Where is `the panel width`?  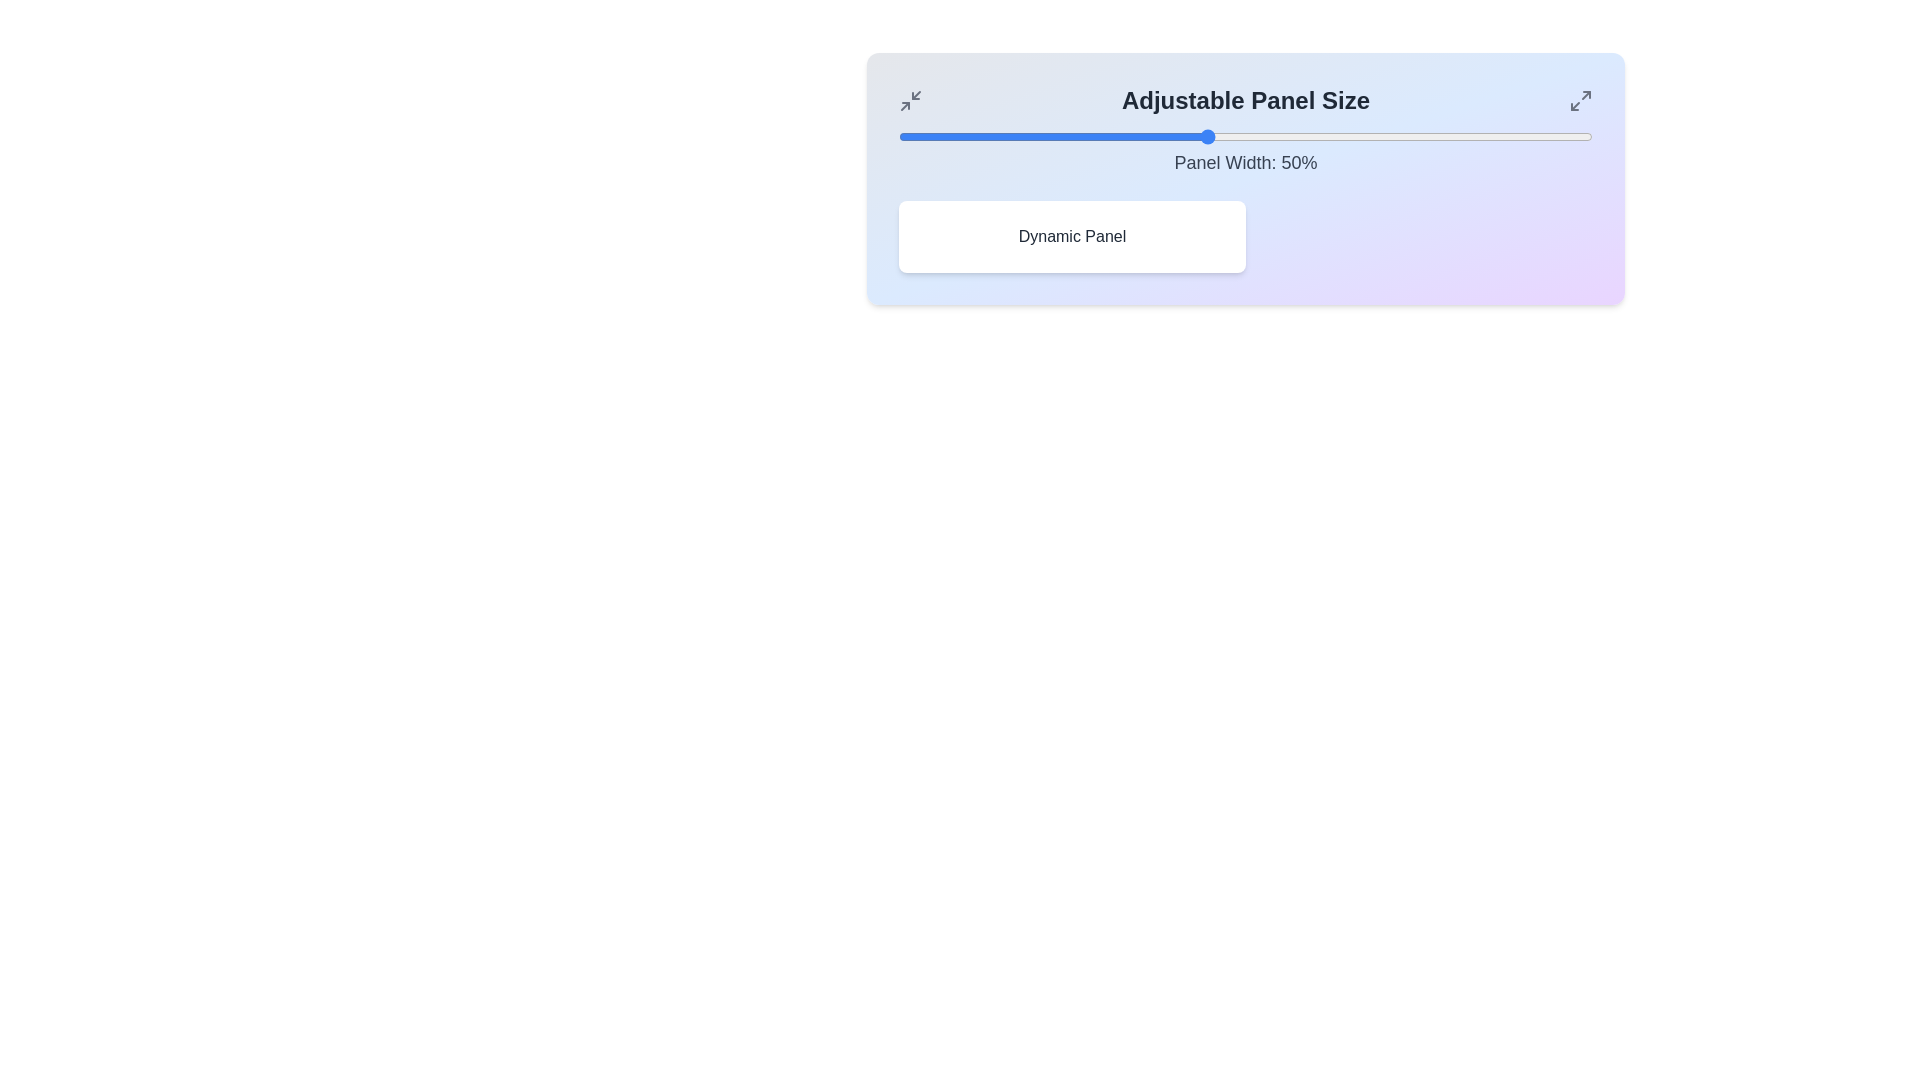
the panel width is located at coordinates (1052, 136).